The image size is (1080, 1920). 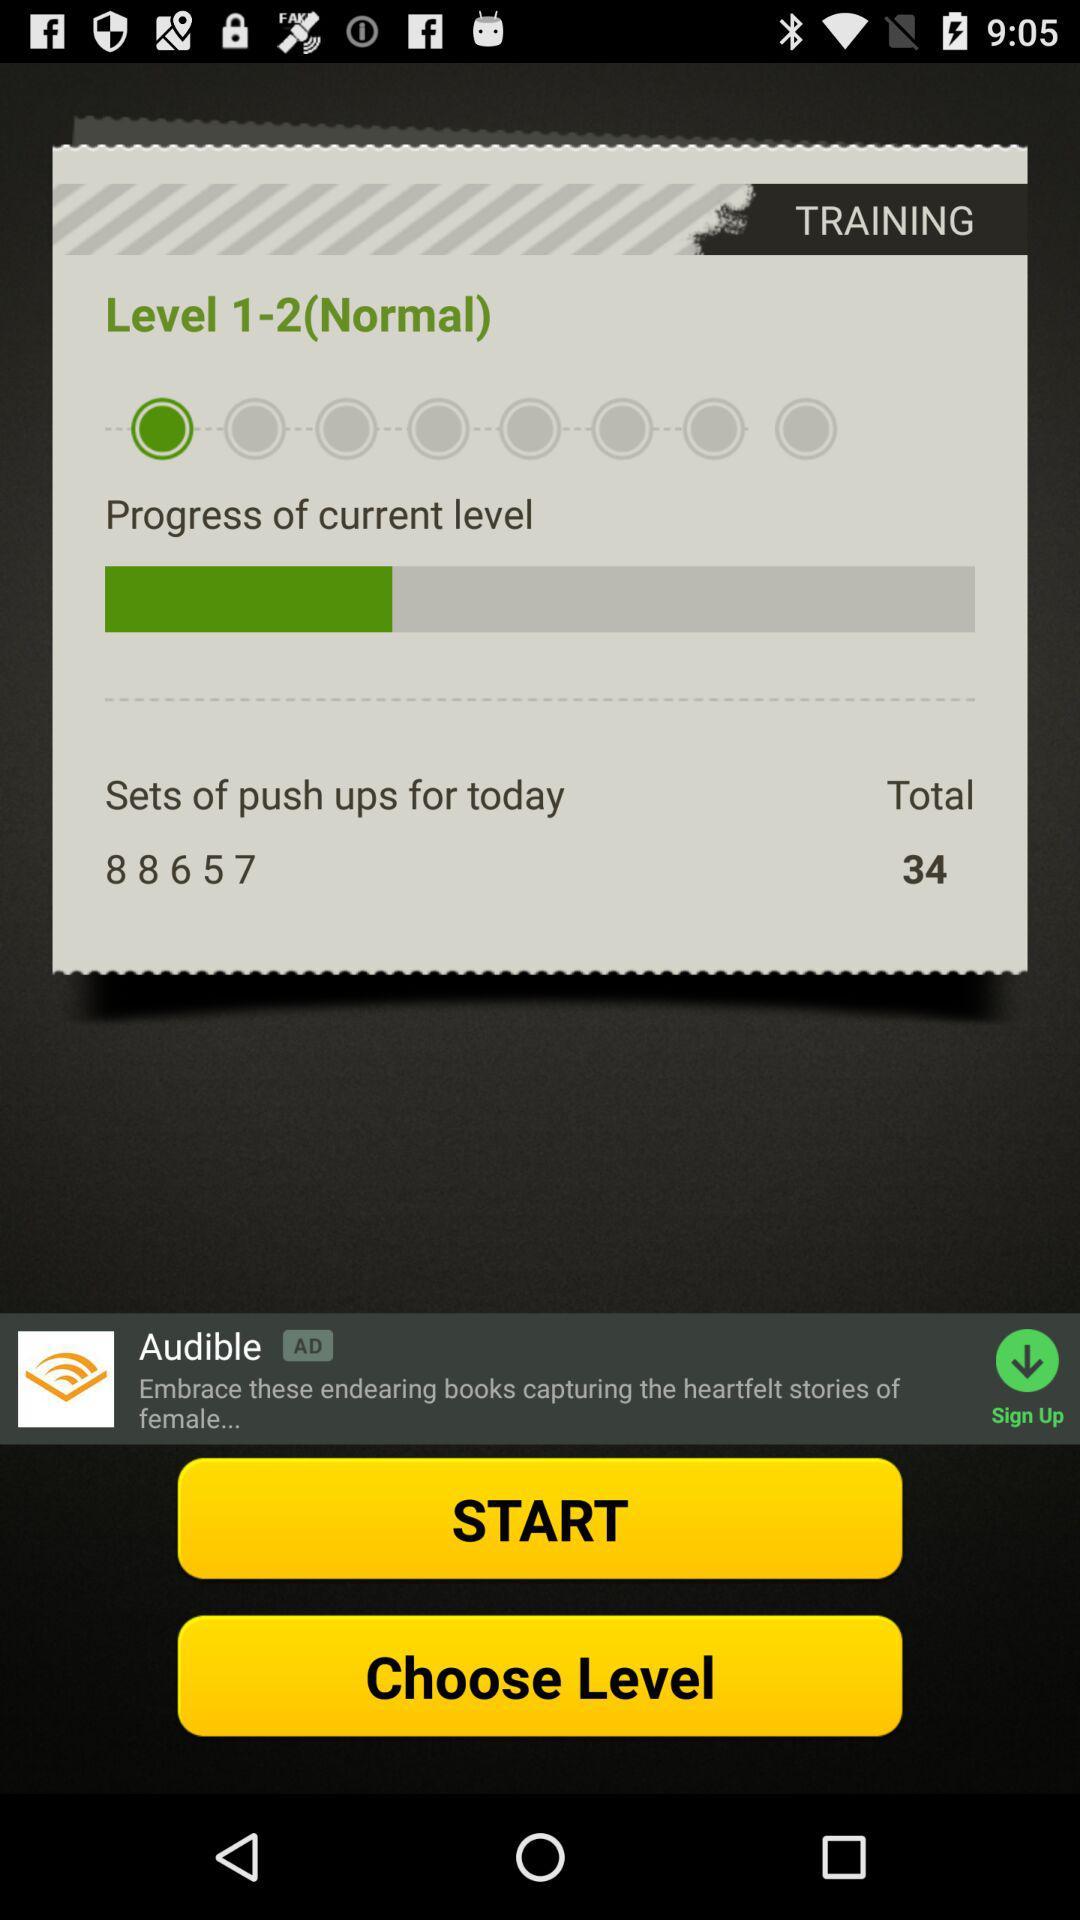 What do you see at coordinates (844, 219) in the screenshot?
I see `training` at bounding box center [844, 219].